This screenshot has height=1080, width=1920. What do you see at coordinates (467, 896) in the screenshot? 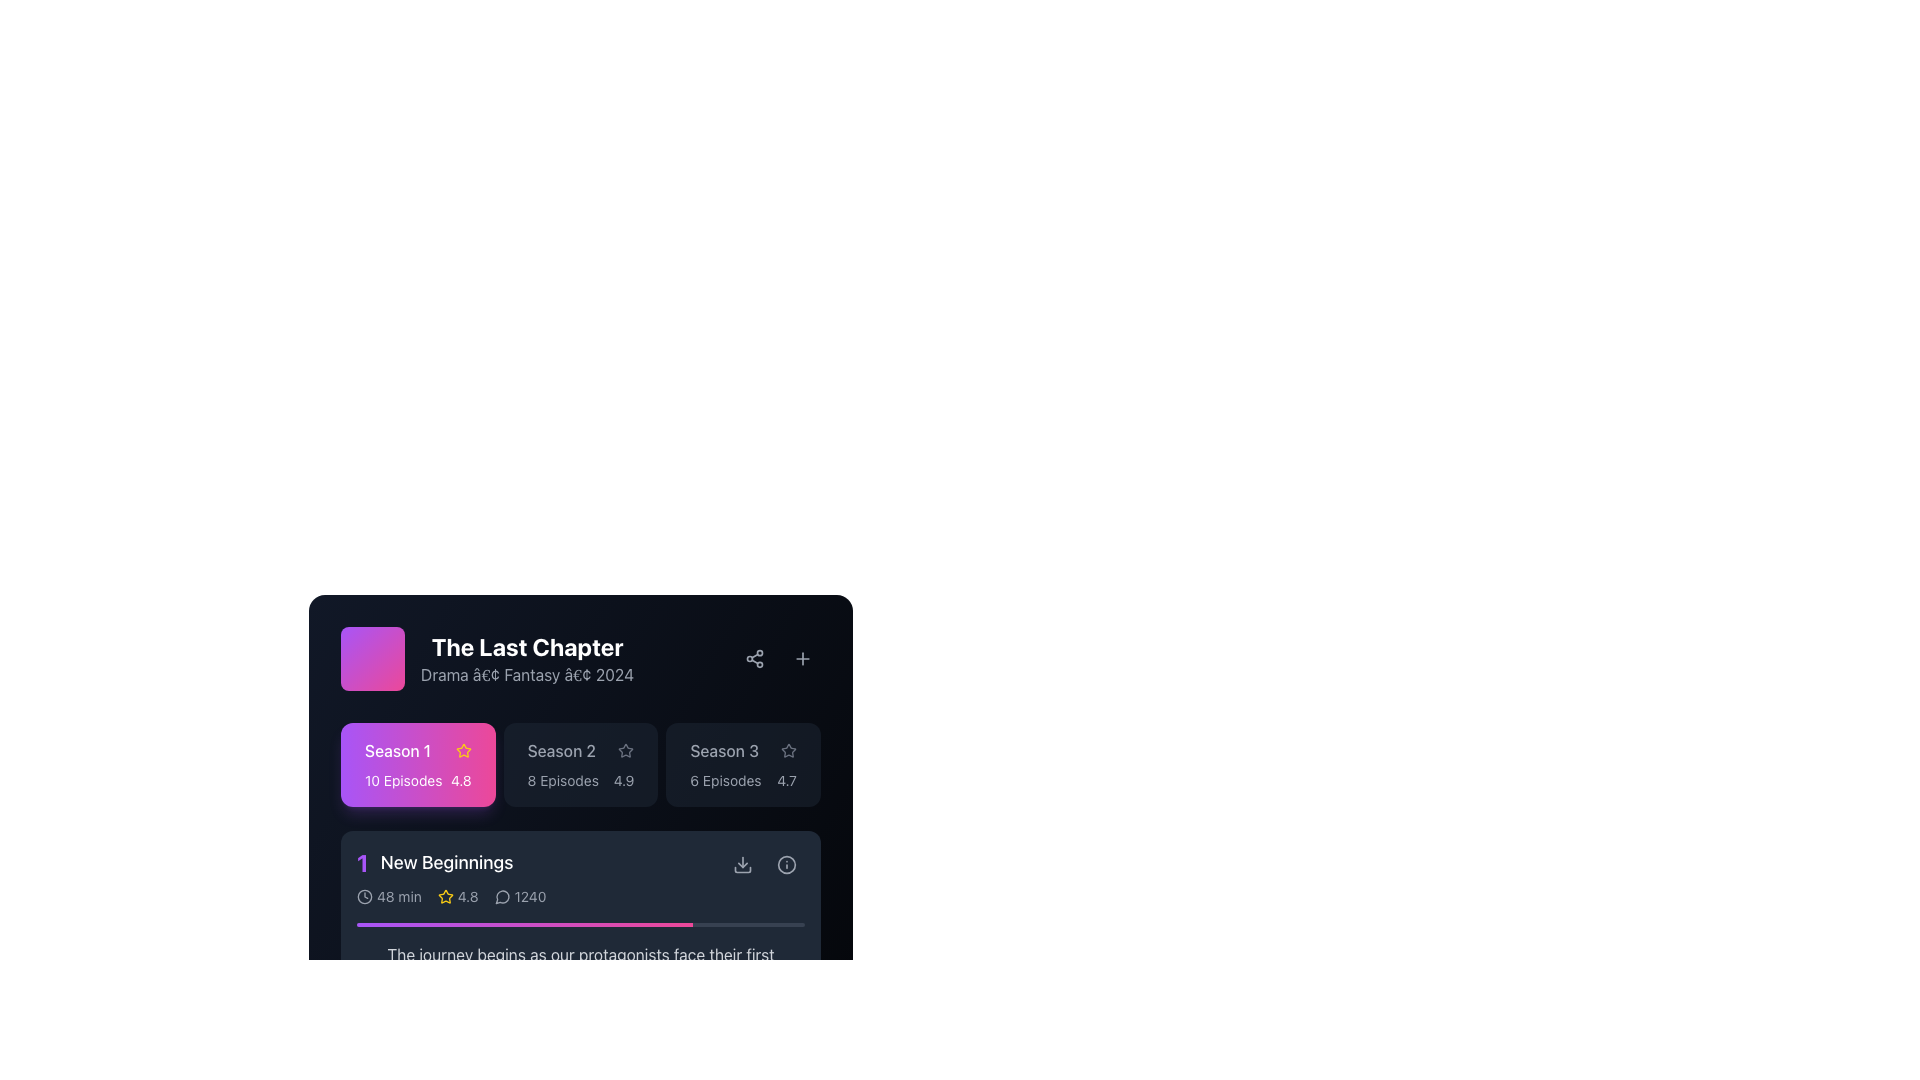
I see `the static text representing the numerical rating value associated with the star icon next` at bounding box center [467, 896].